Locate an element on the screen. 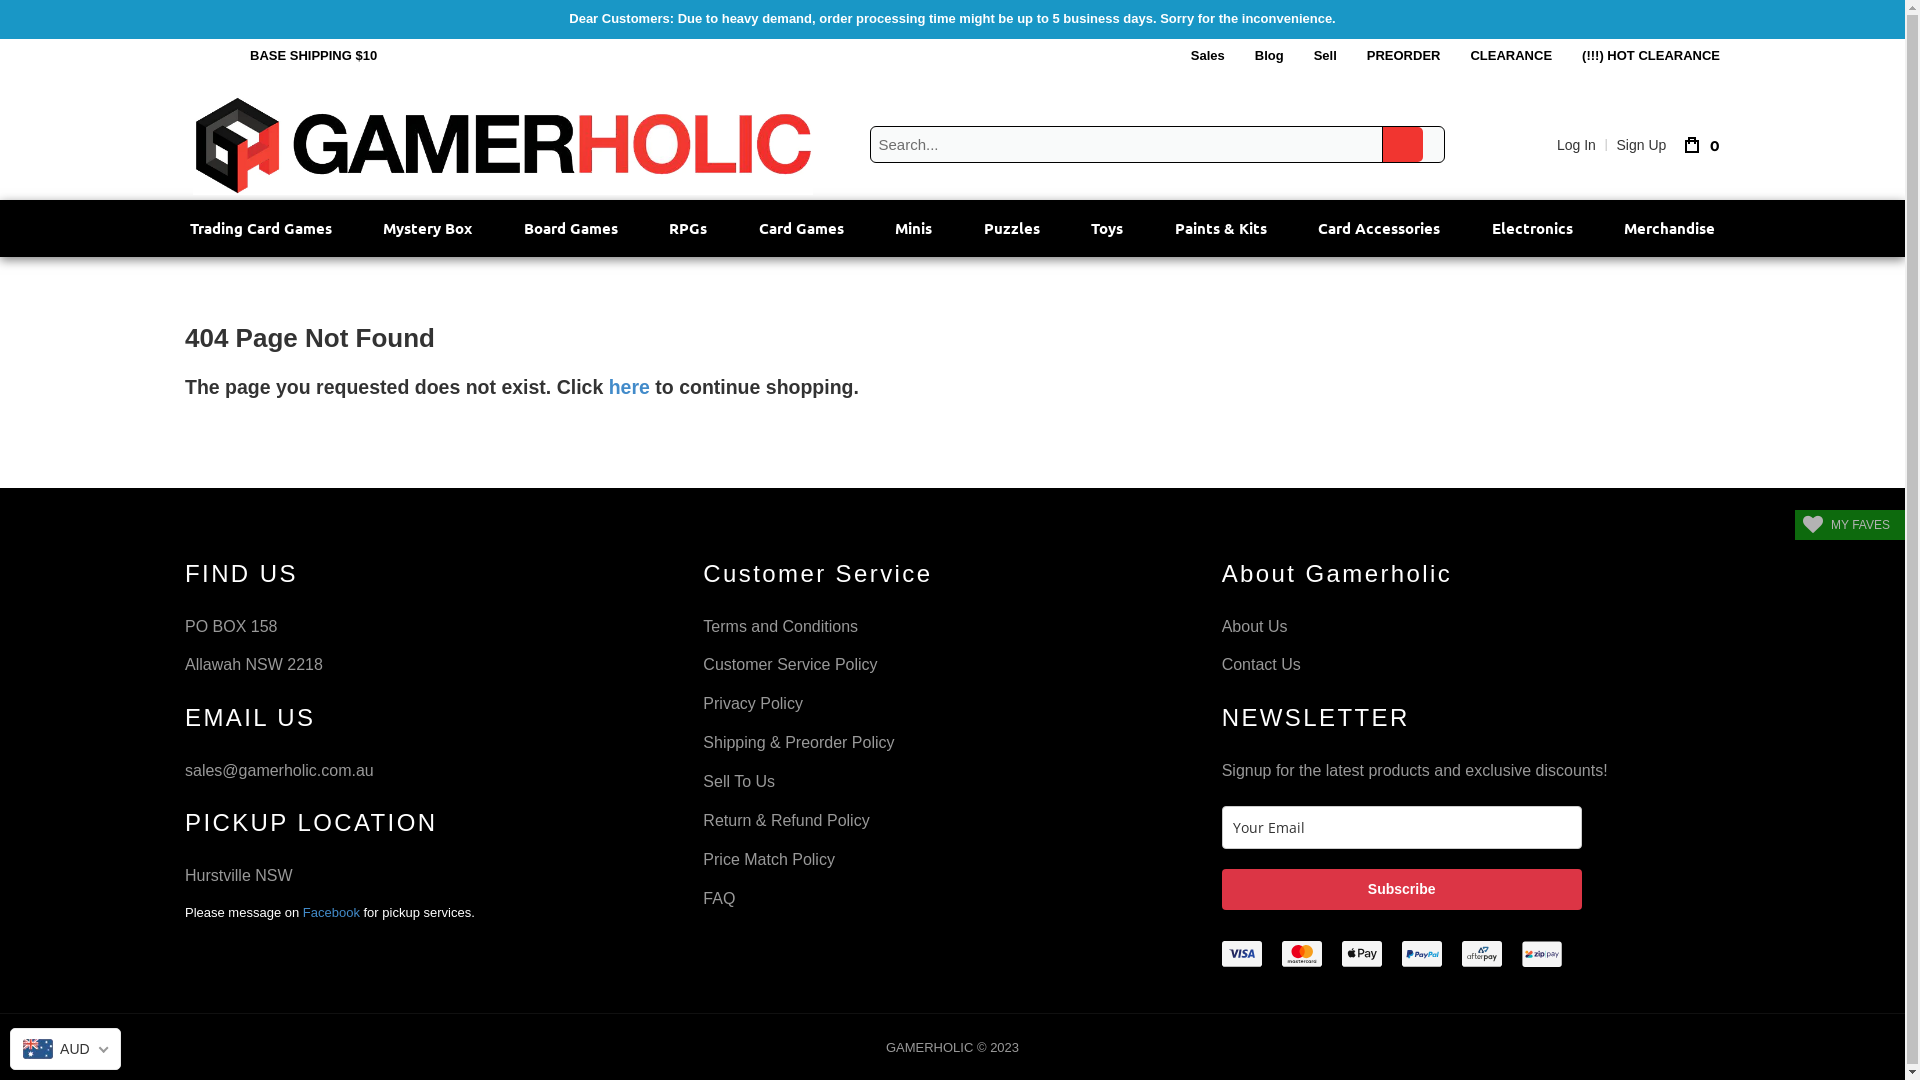  'Merchandise' is located at coordinates (1669, 227).